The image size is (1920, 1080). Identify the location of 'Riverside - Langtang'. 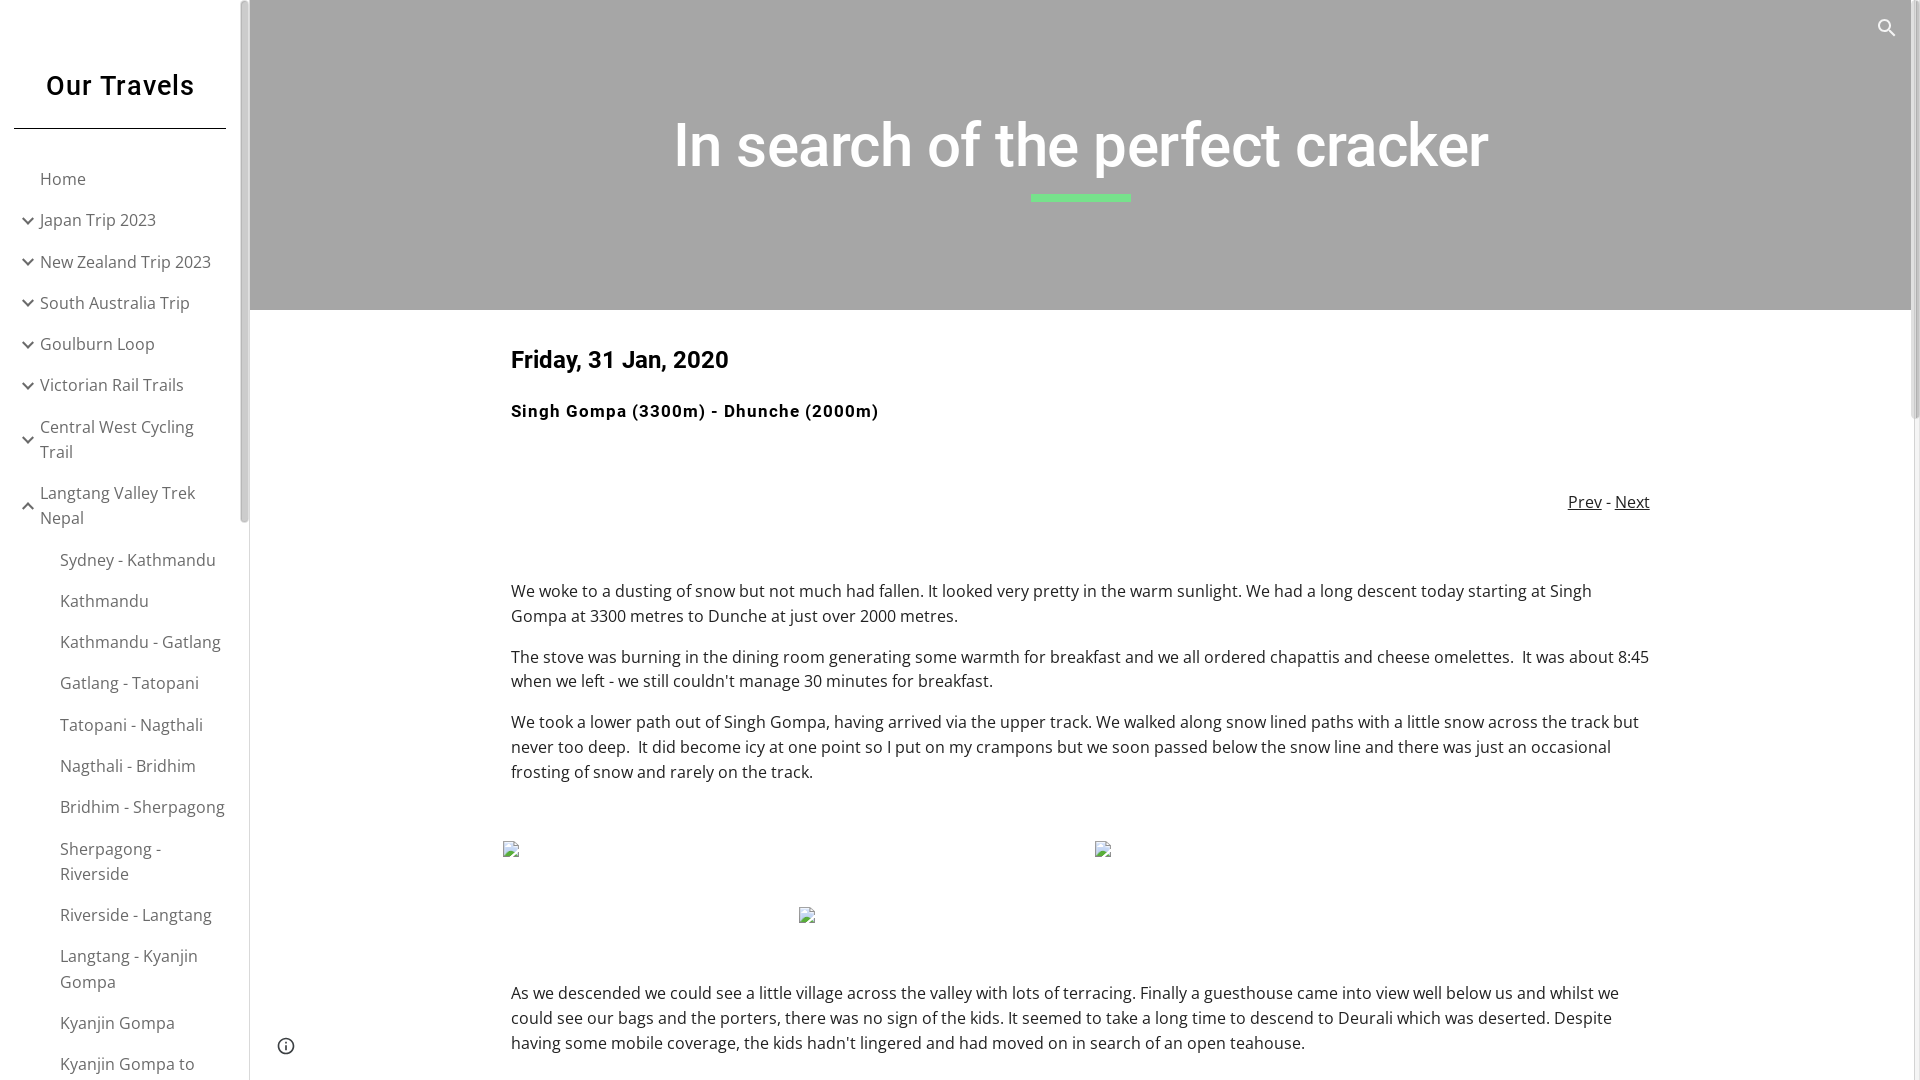
(56, 915).